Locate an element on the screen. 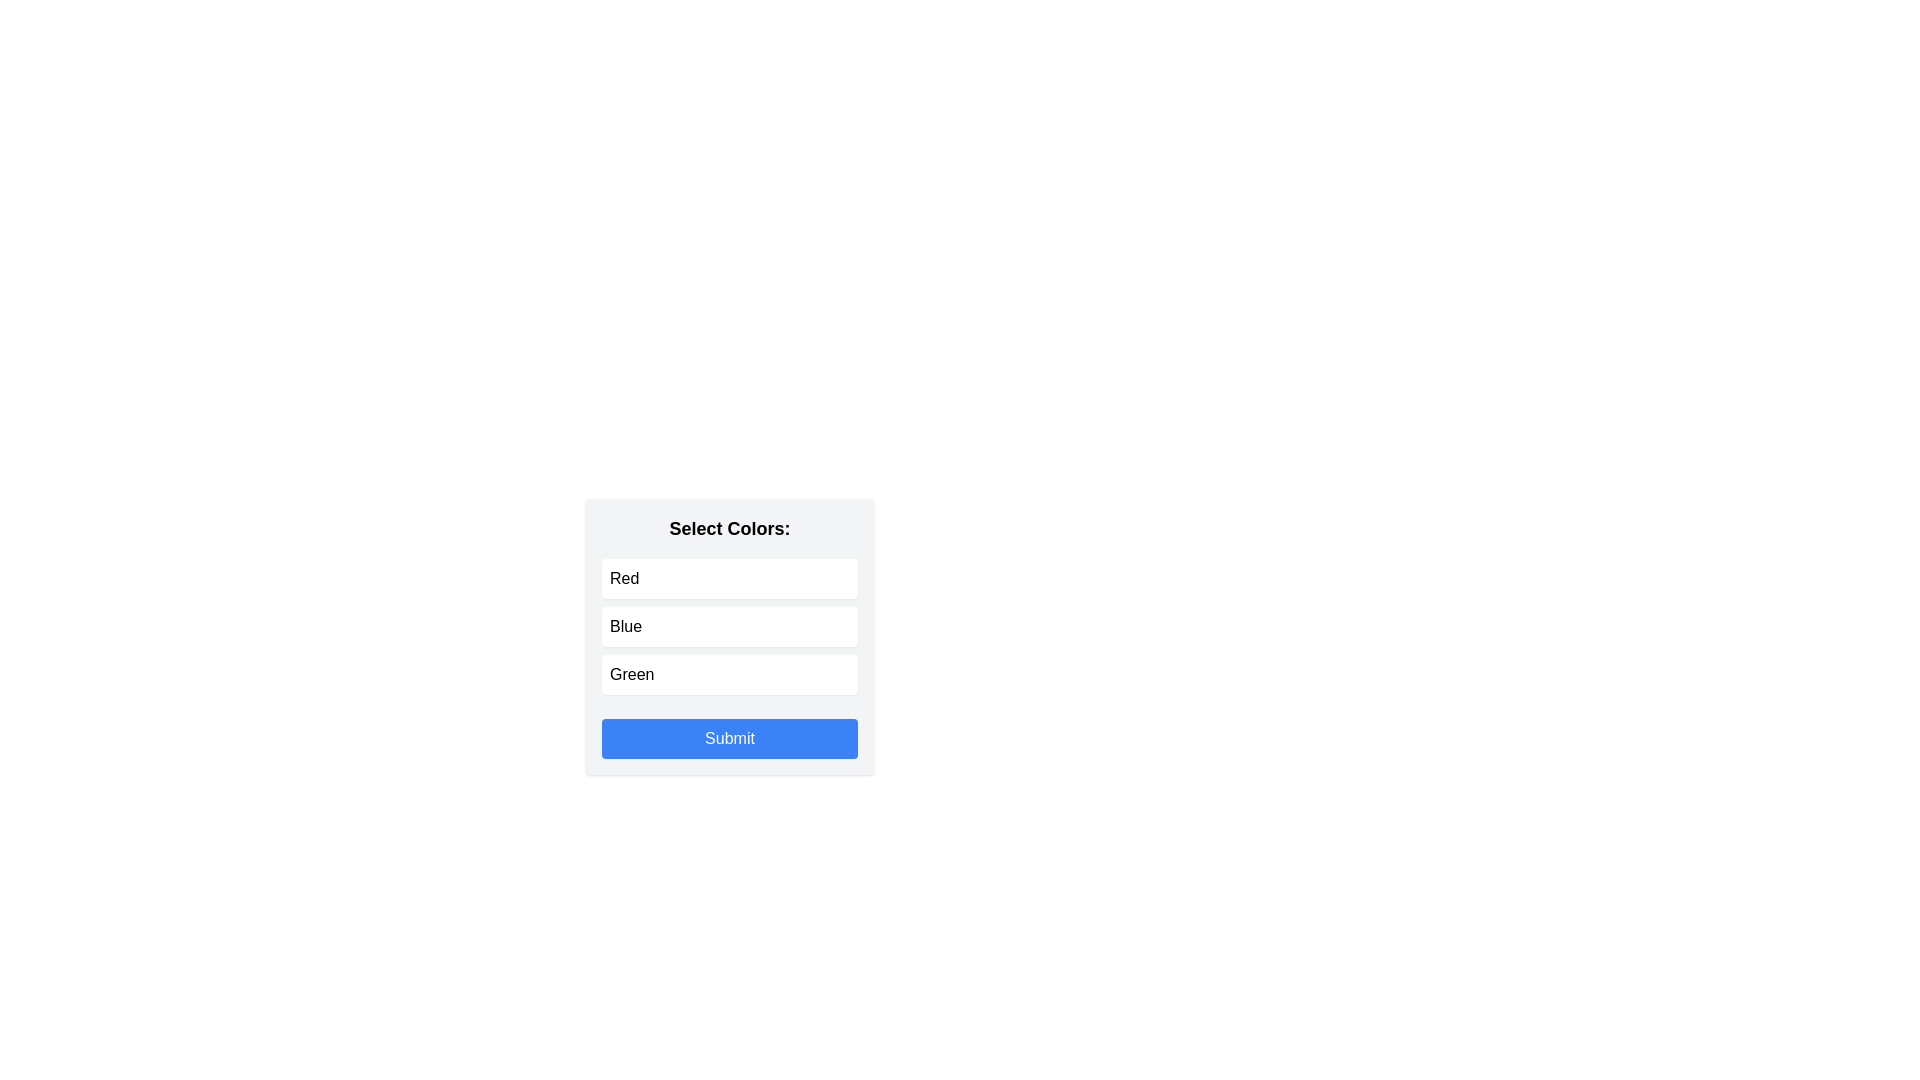 The image size is (1920, 1080). the 'Blue' option block in the color selection menu is located at coordinates (728, 626).